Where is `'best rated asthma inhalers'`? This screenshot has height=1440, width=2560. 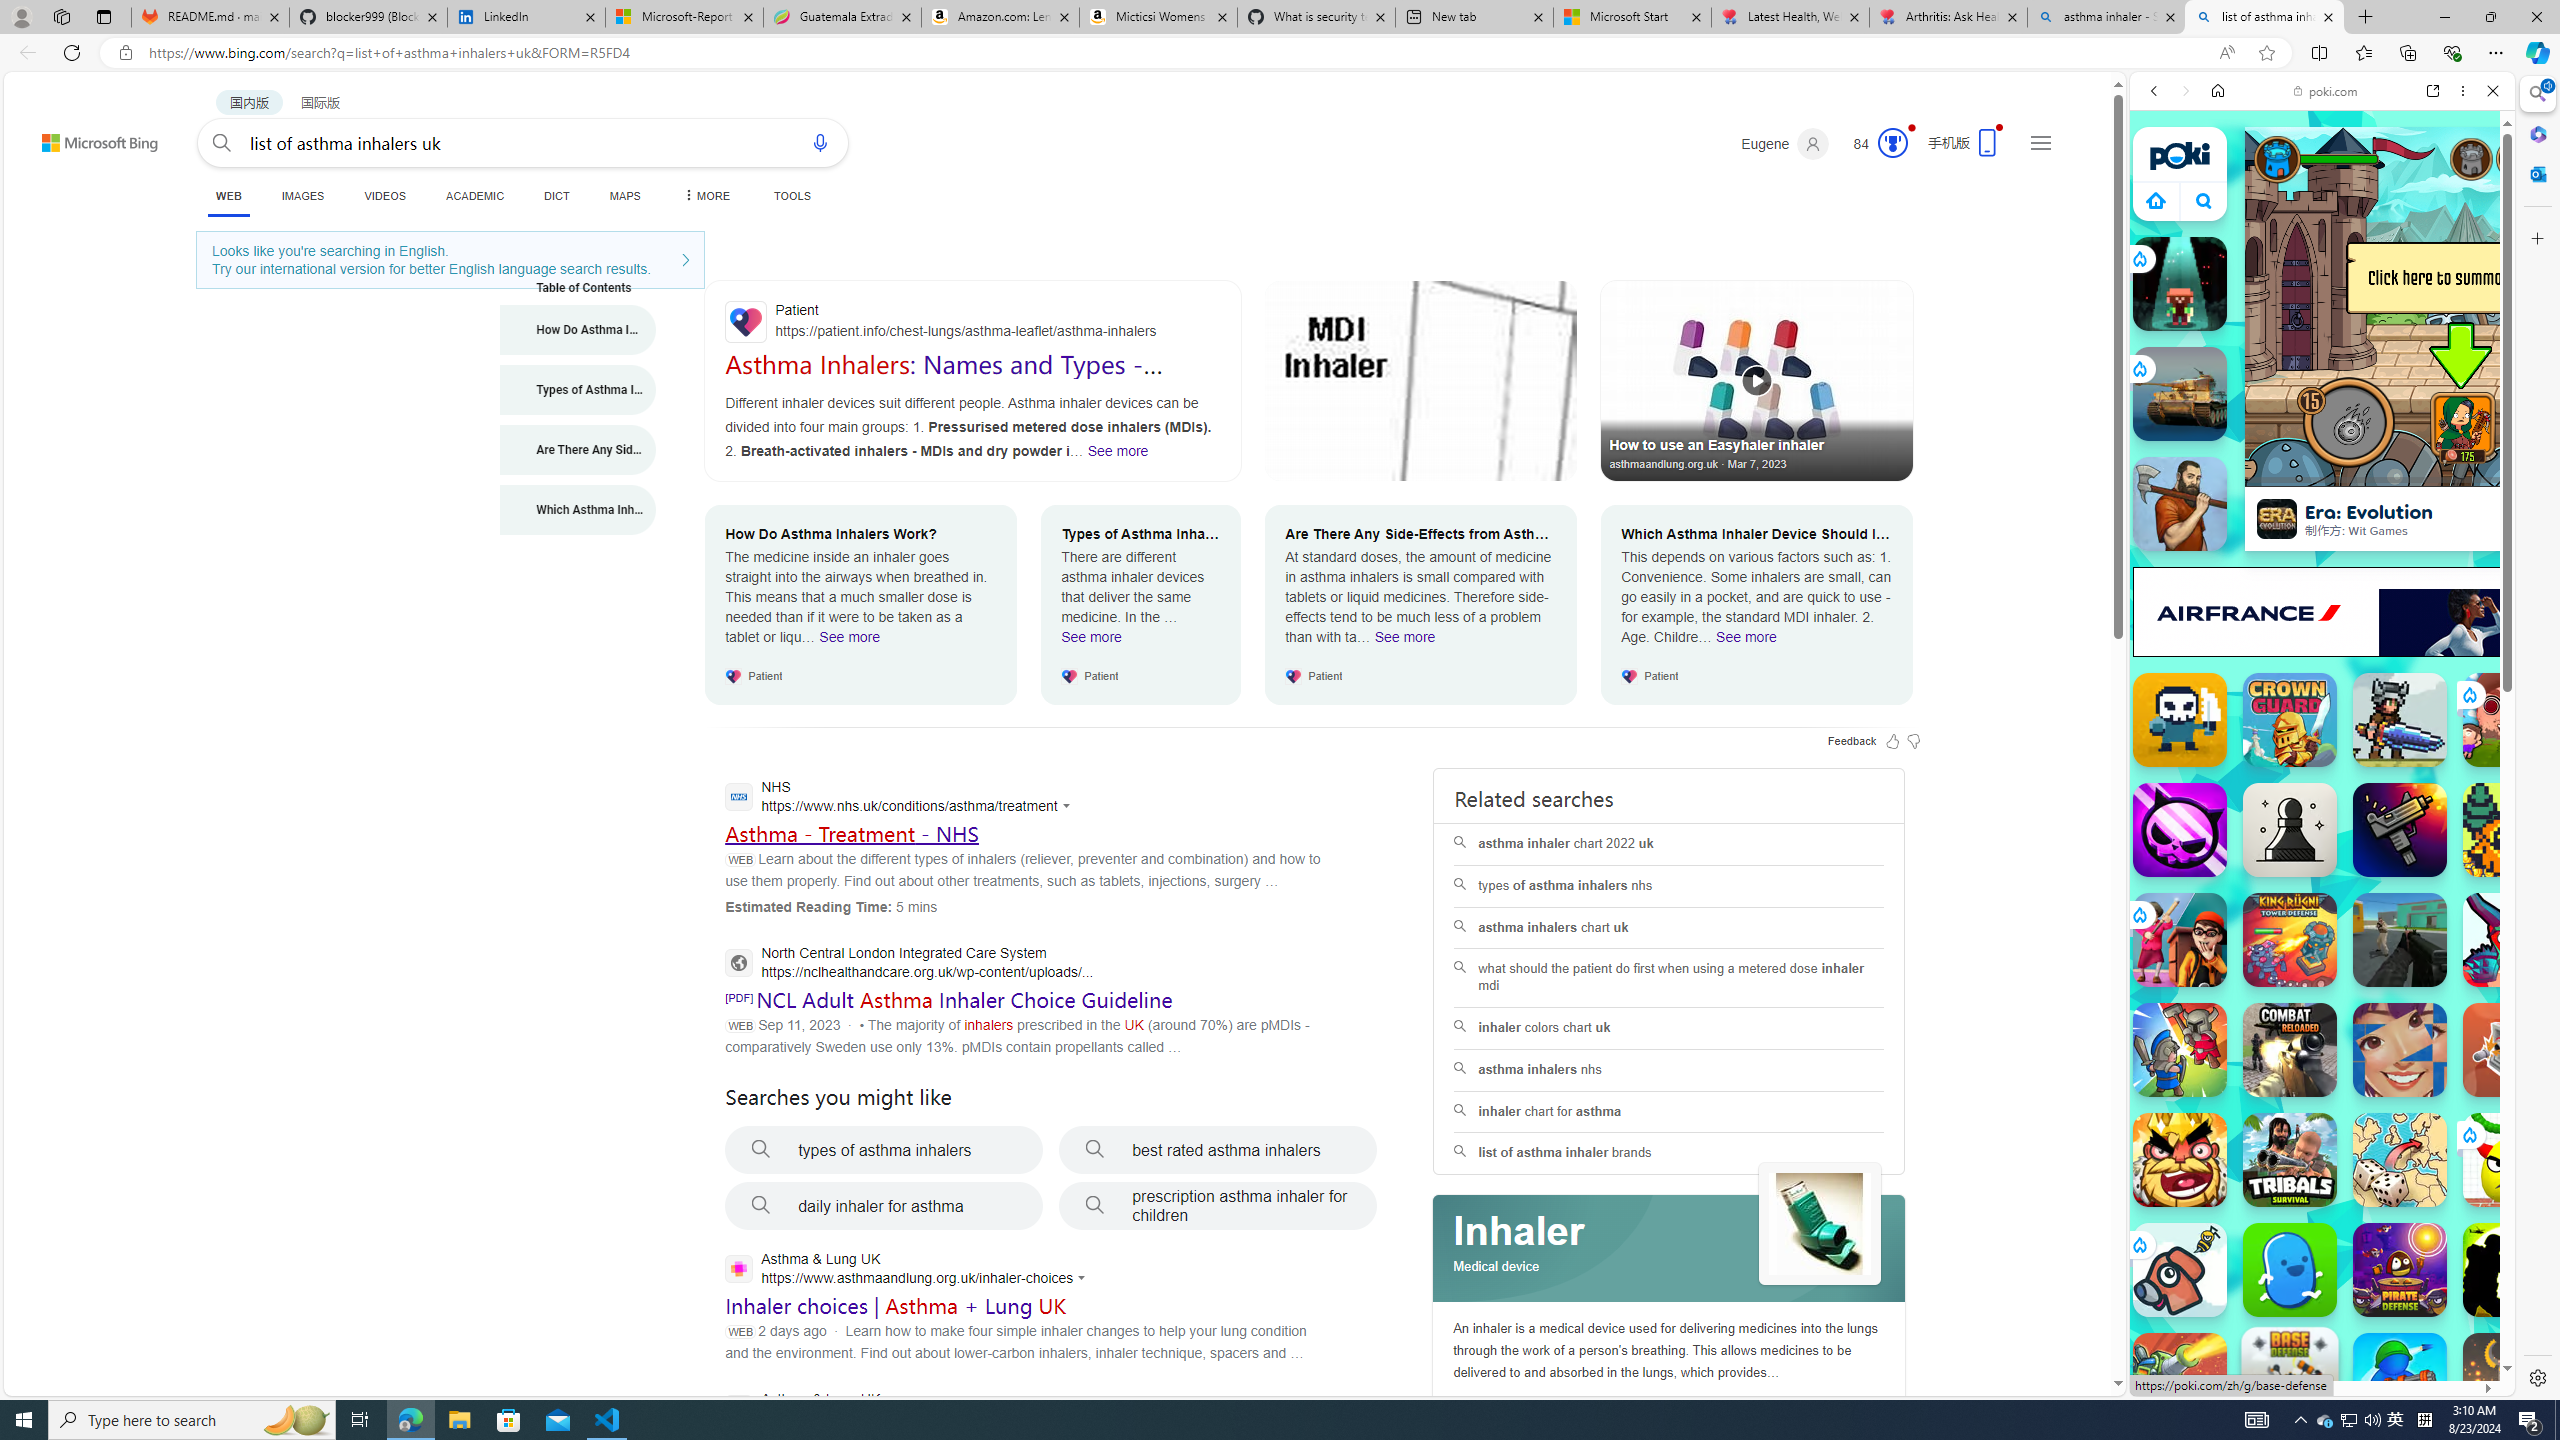 'best rated asthma inhalers' is located at coordinates (1218, 1148).